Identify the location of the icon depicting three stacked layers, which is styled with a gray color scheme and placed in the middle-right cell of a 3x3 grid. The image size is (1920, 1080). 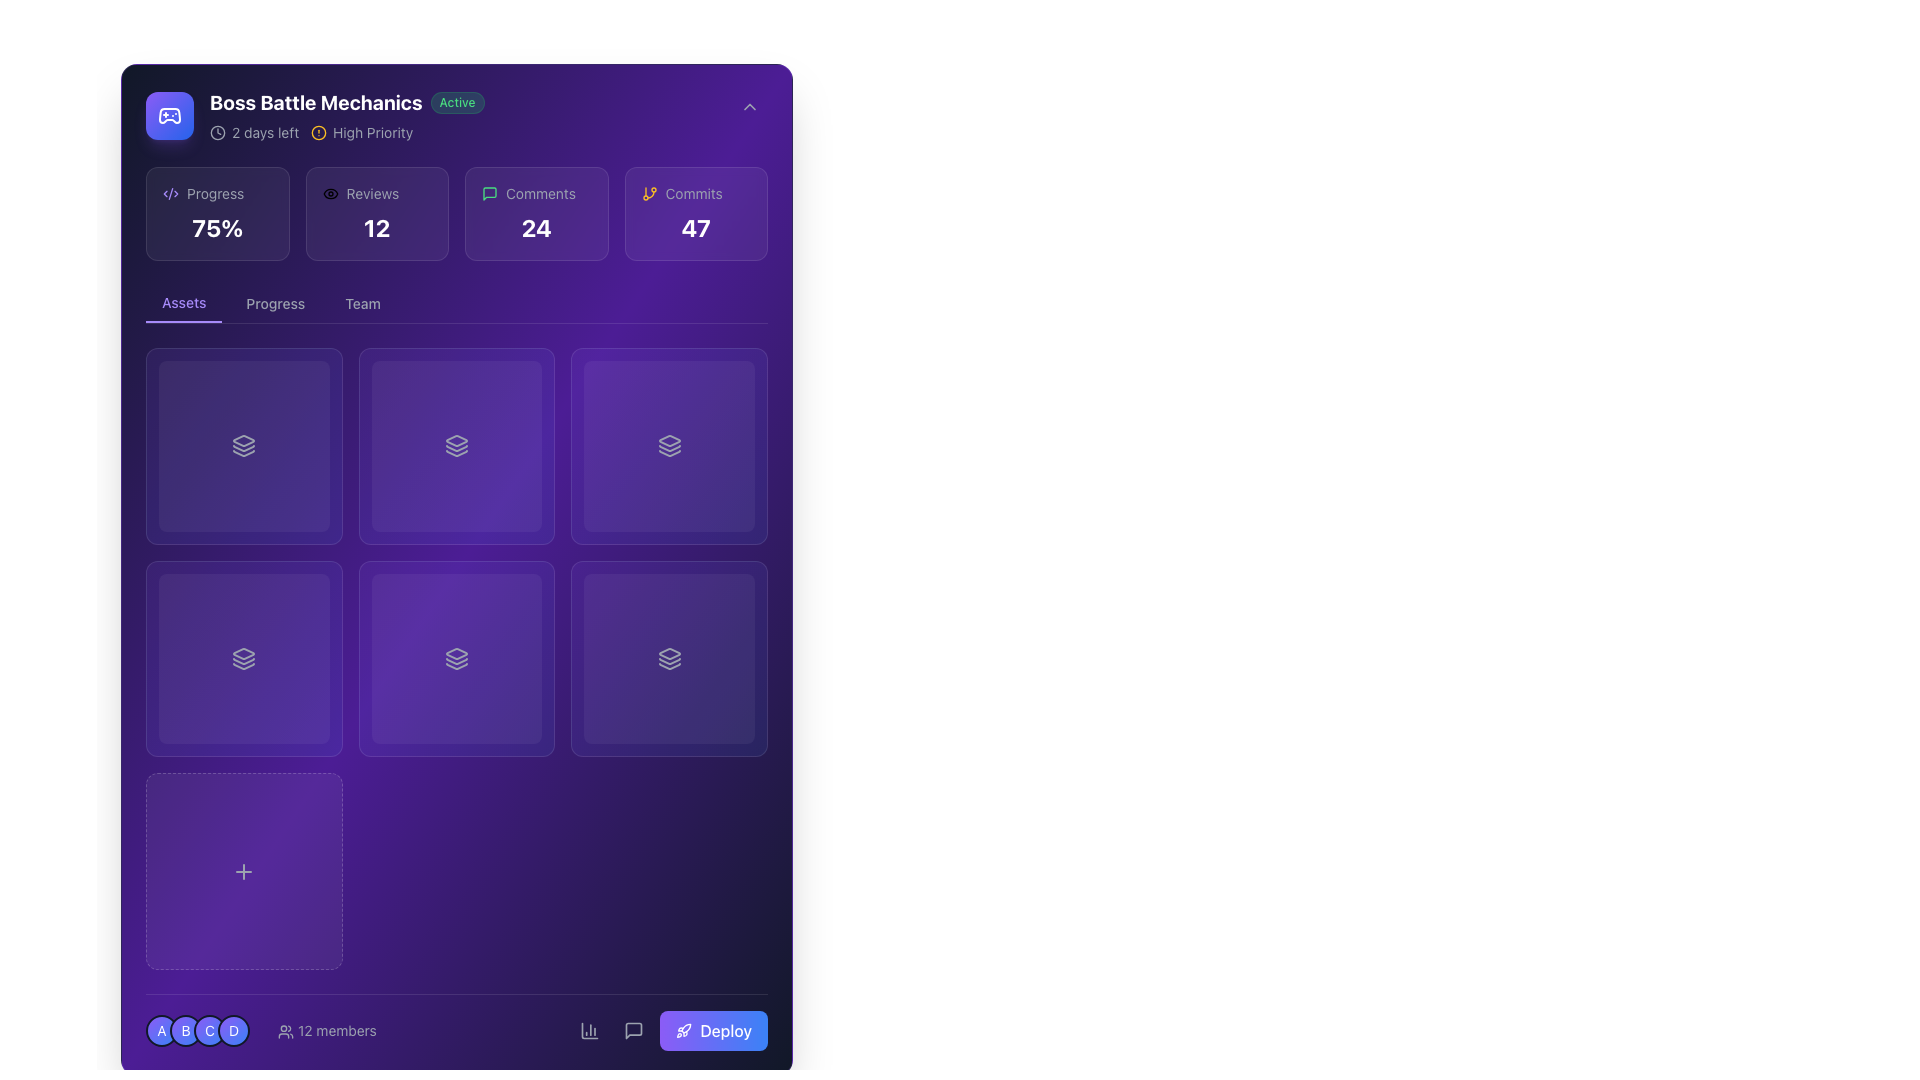
(669, 445).